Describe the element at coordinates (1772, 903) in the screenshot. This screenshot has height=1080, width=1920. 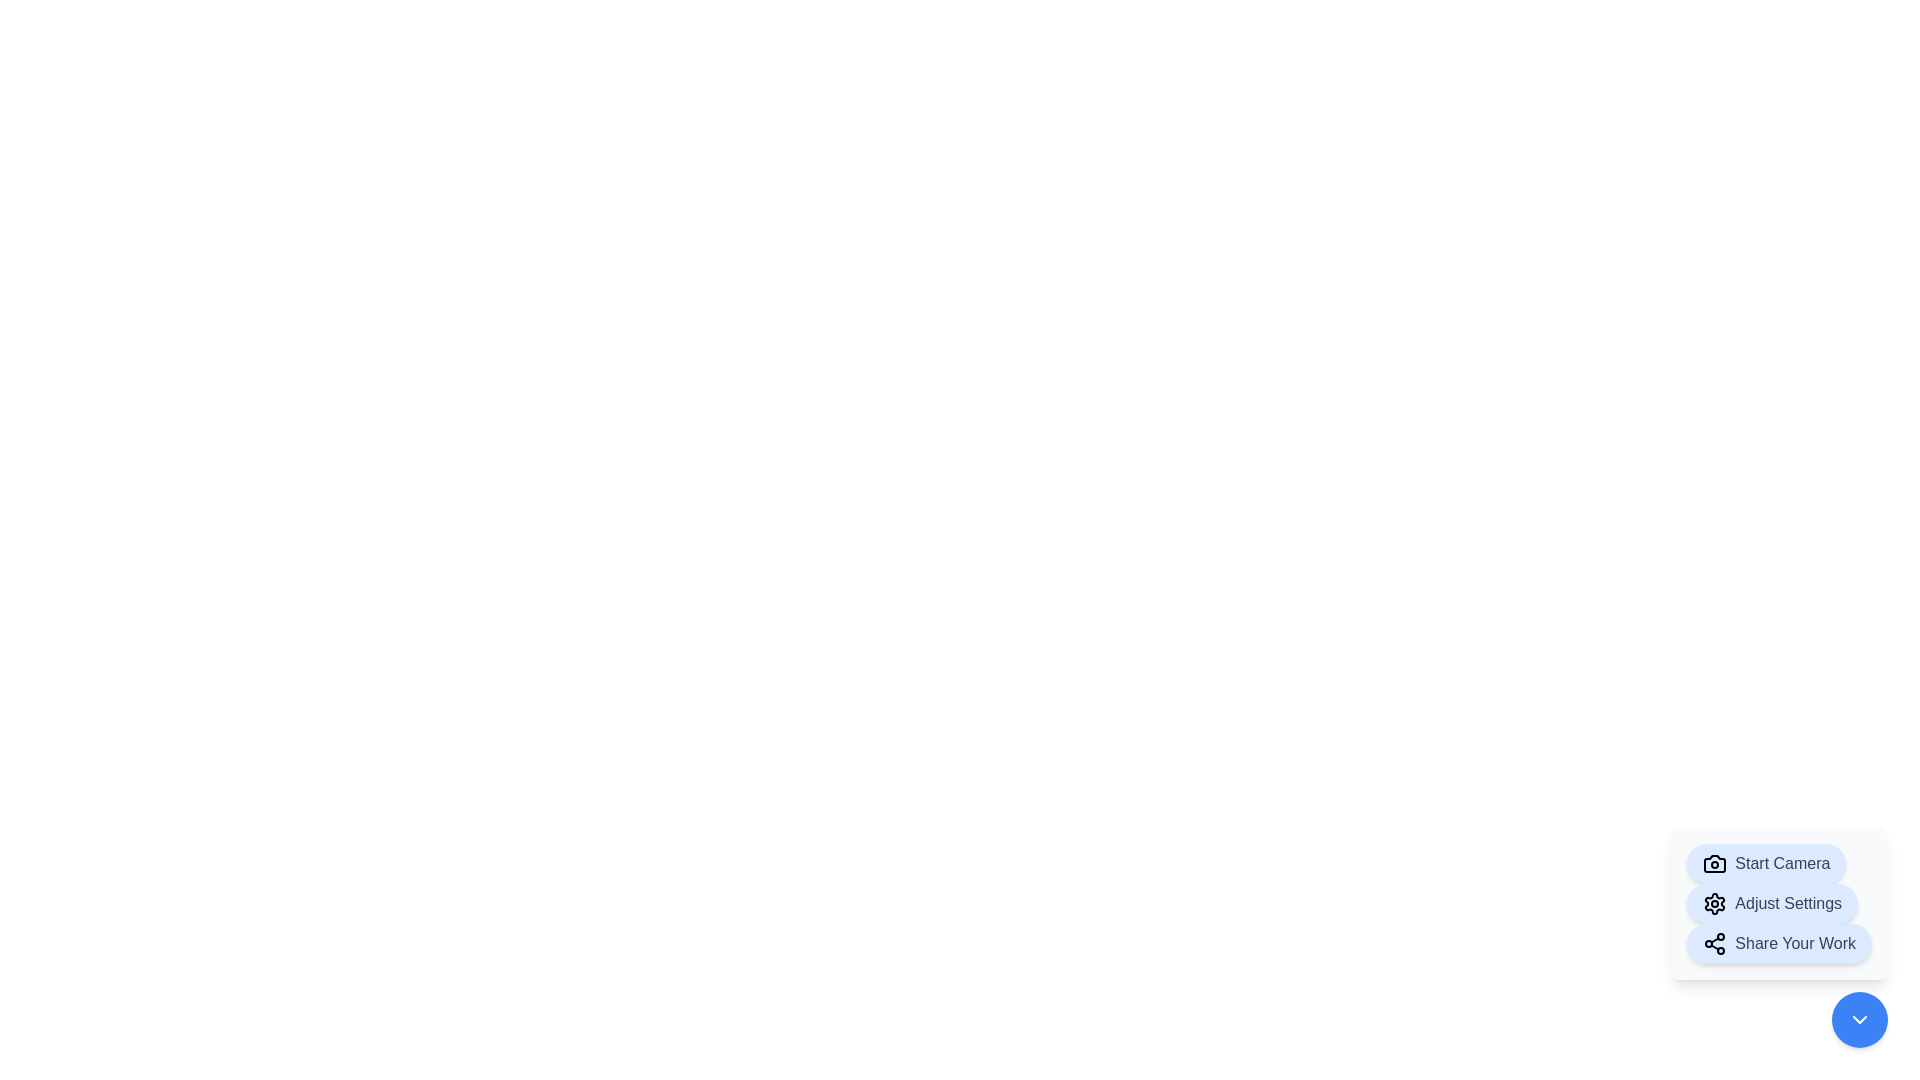
I see `the second pill-shaped button with a soft blue background and 'Adjust Settings' text` at that location.